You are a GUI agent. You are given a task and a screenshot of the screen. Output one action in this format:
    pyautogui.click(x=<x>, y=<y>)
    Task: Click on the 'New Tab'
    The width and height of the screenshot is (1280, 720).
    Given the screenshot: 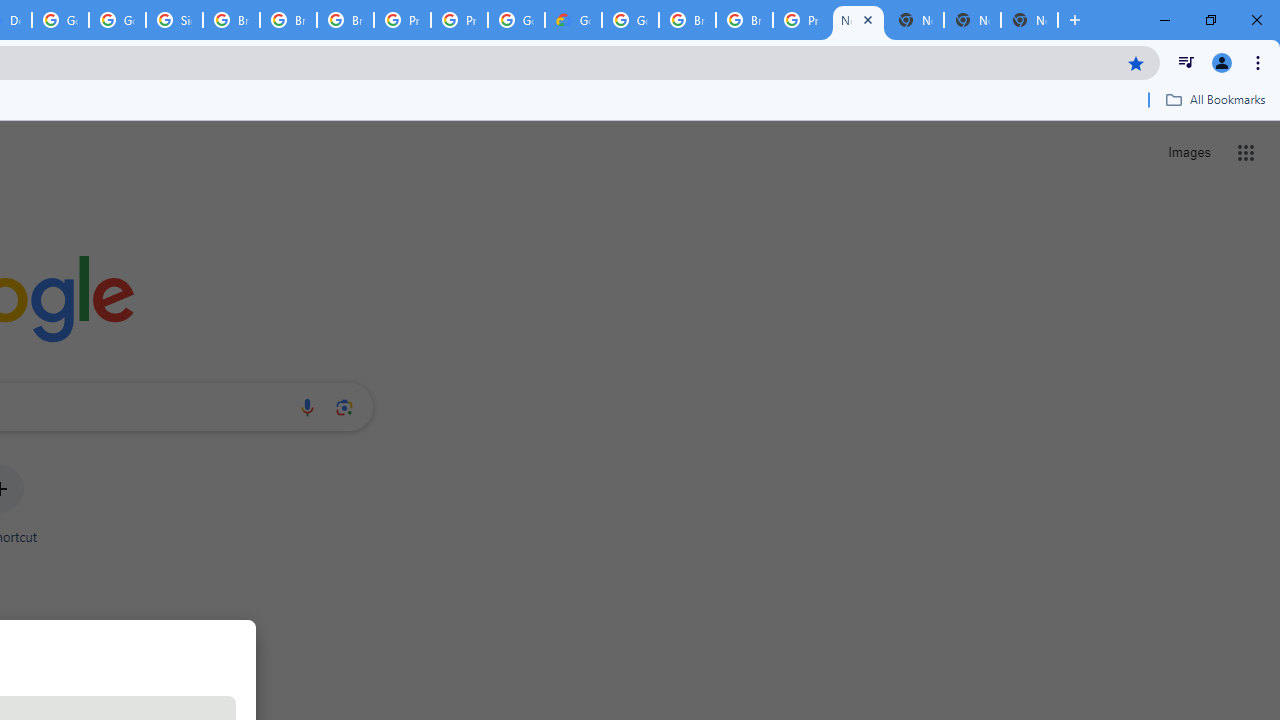 What is the action you would take?
    pyautogui.click(x=1029, y=20)
    